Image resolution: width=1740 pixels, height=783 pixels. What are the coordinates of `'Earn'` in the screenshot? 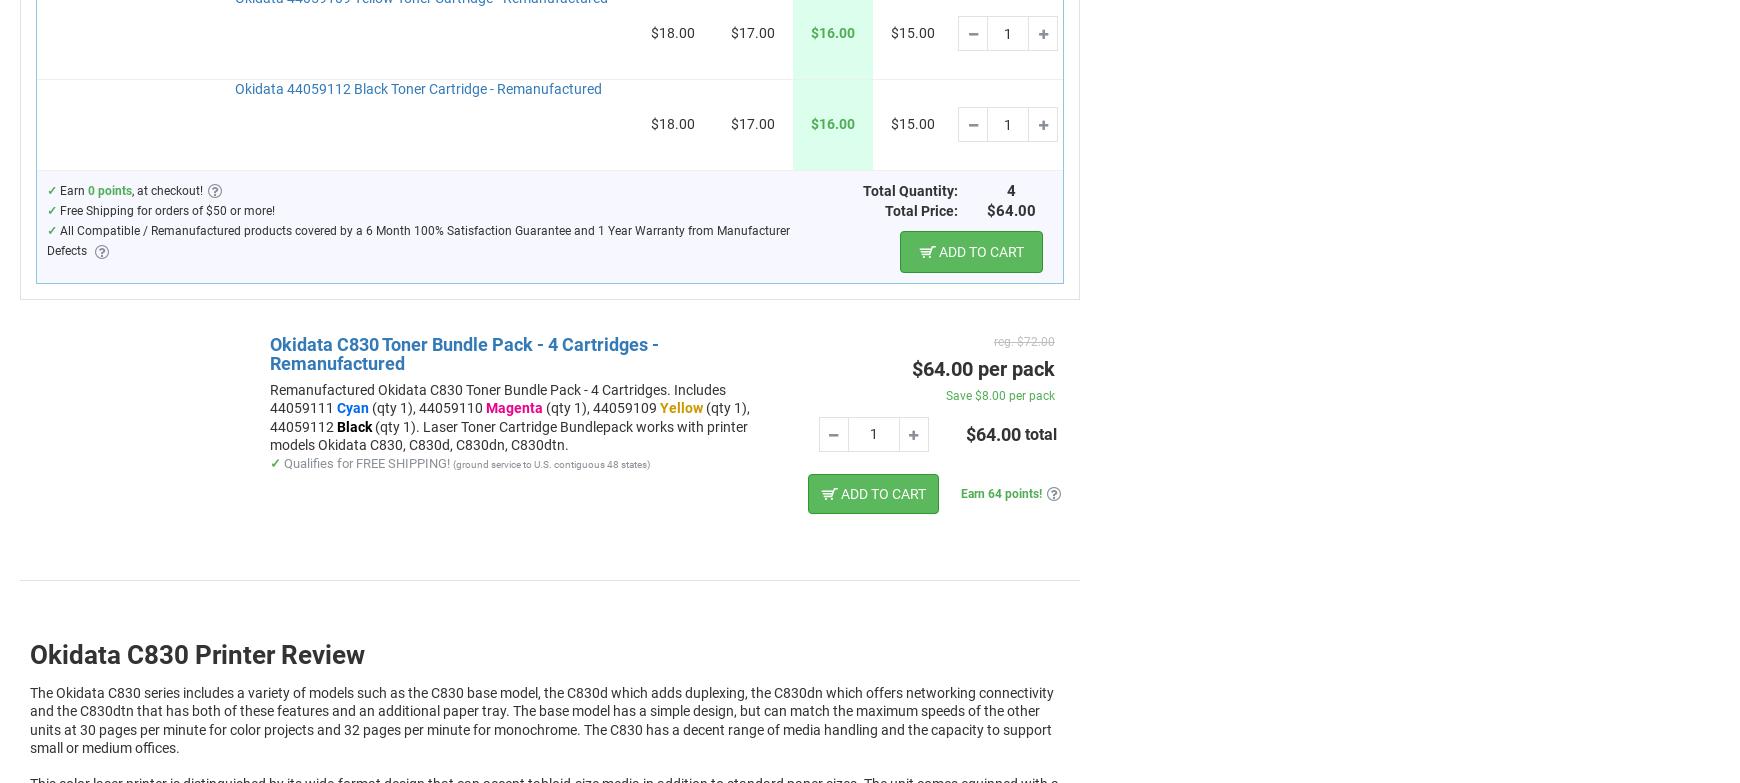 It's located at (71, 190).